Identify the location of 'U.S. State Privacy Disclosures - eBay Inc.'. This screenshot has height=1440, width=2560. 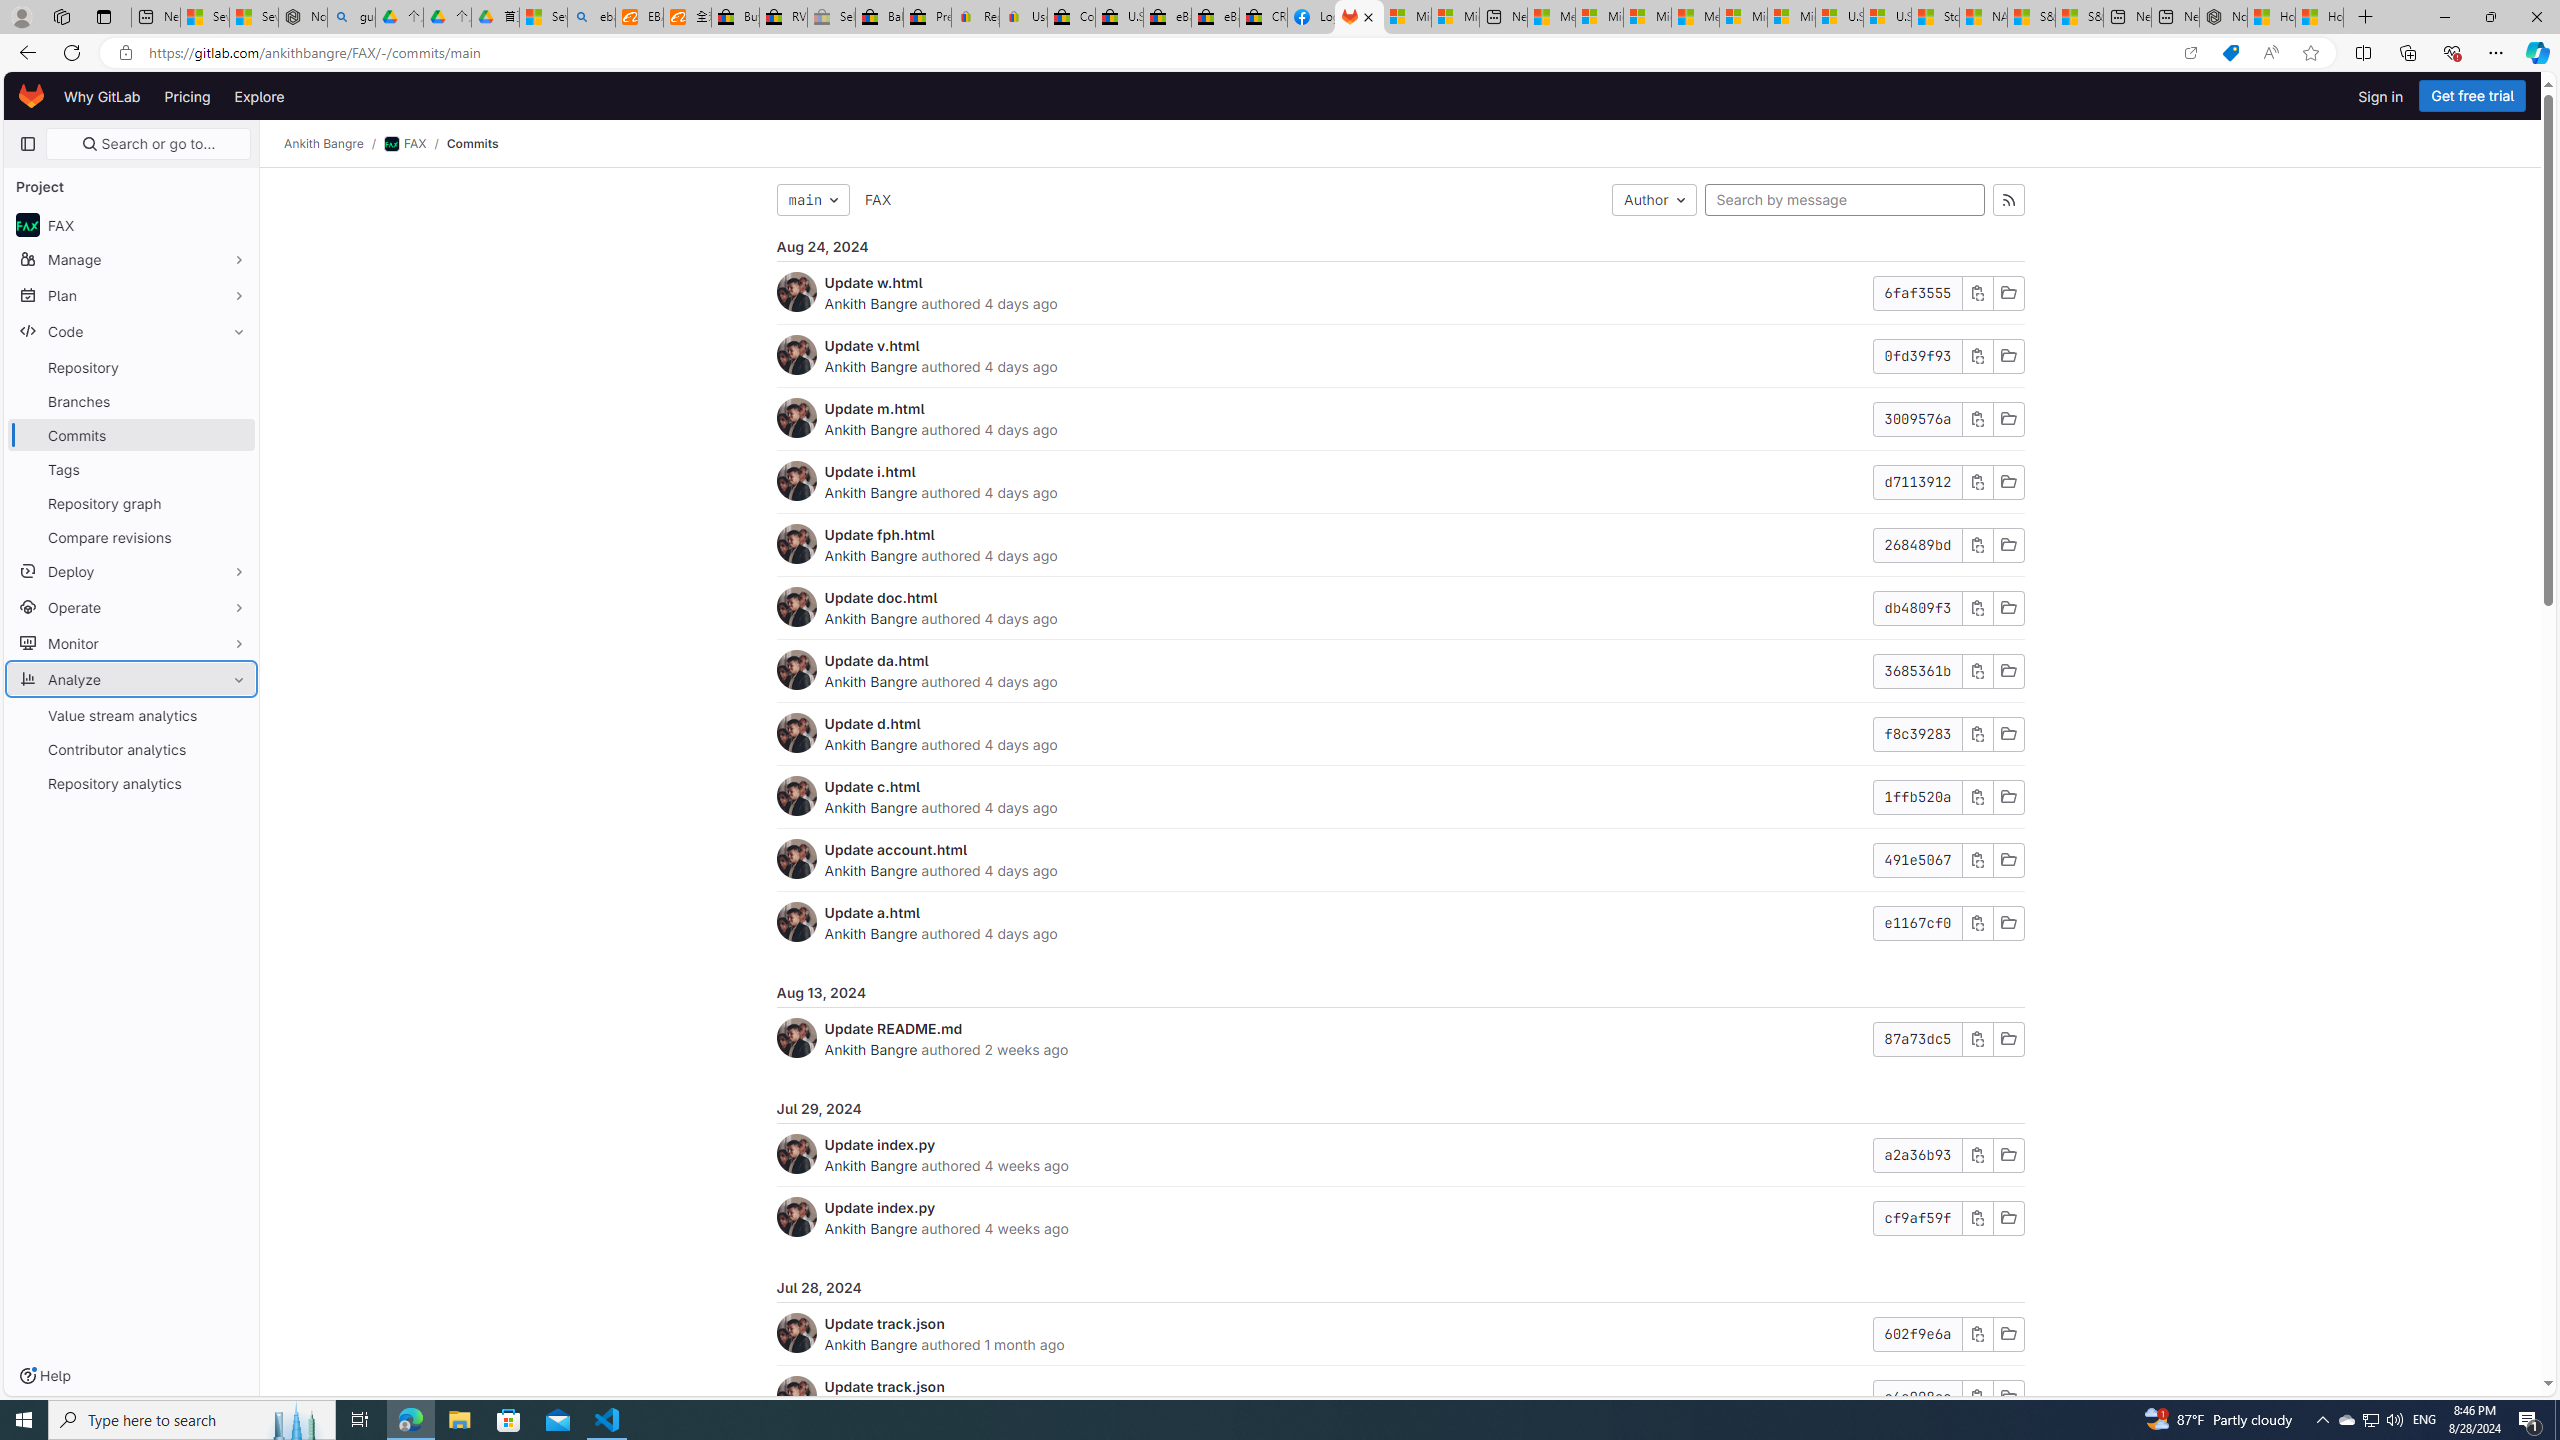
(1120, 16).